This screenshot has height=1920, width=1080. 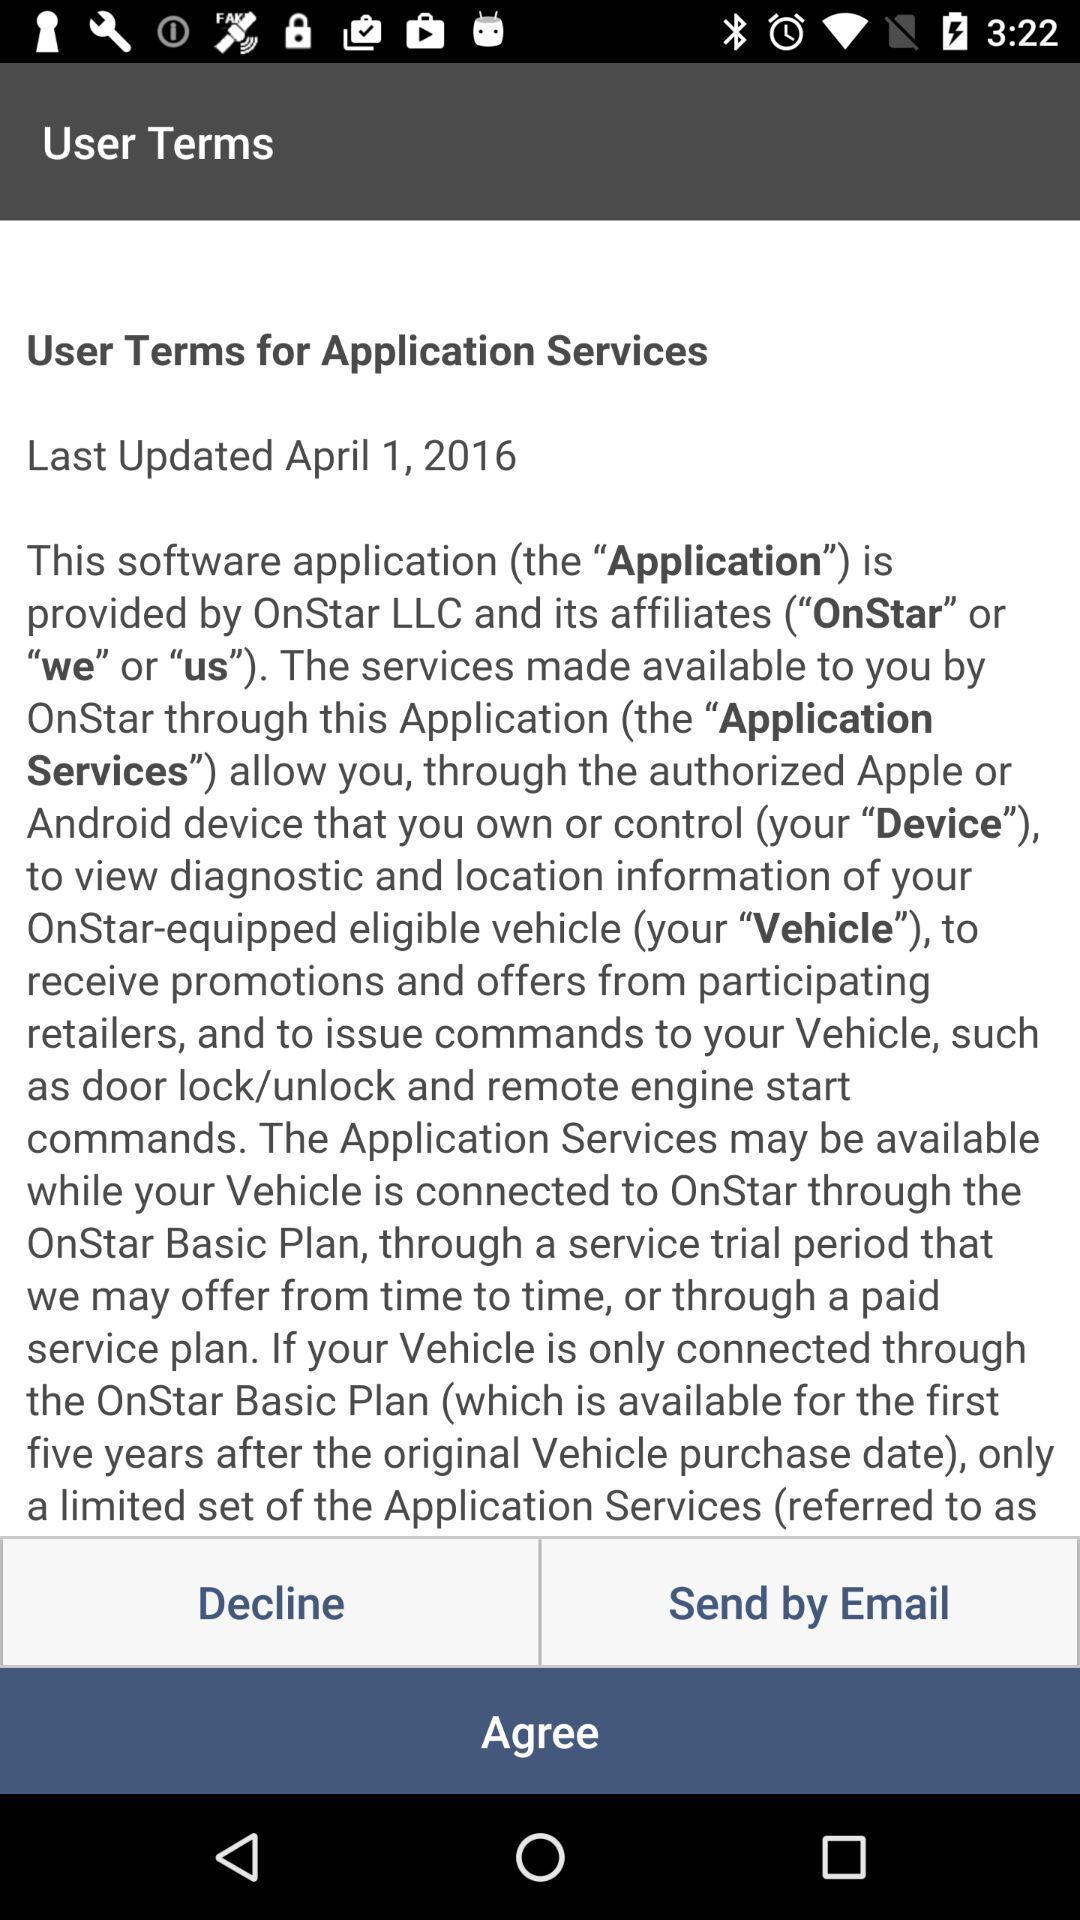 What do you see at coordinates (270, 1602) in the screenshot?
I see `icon next to send by email item` at bounding box center [270, 1602].